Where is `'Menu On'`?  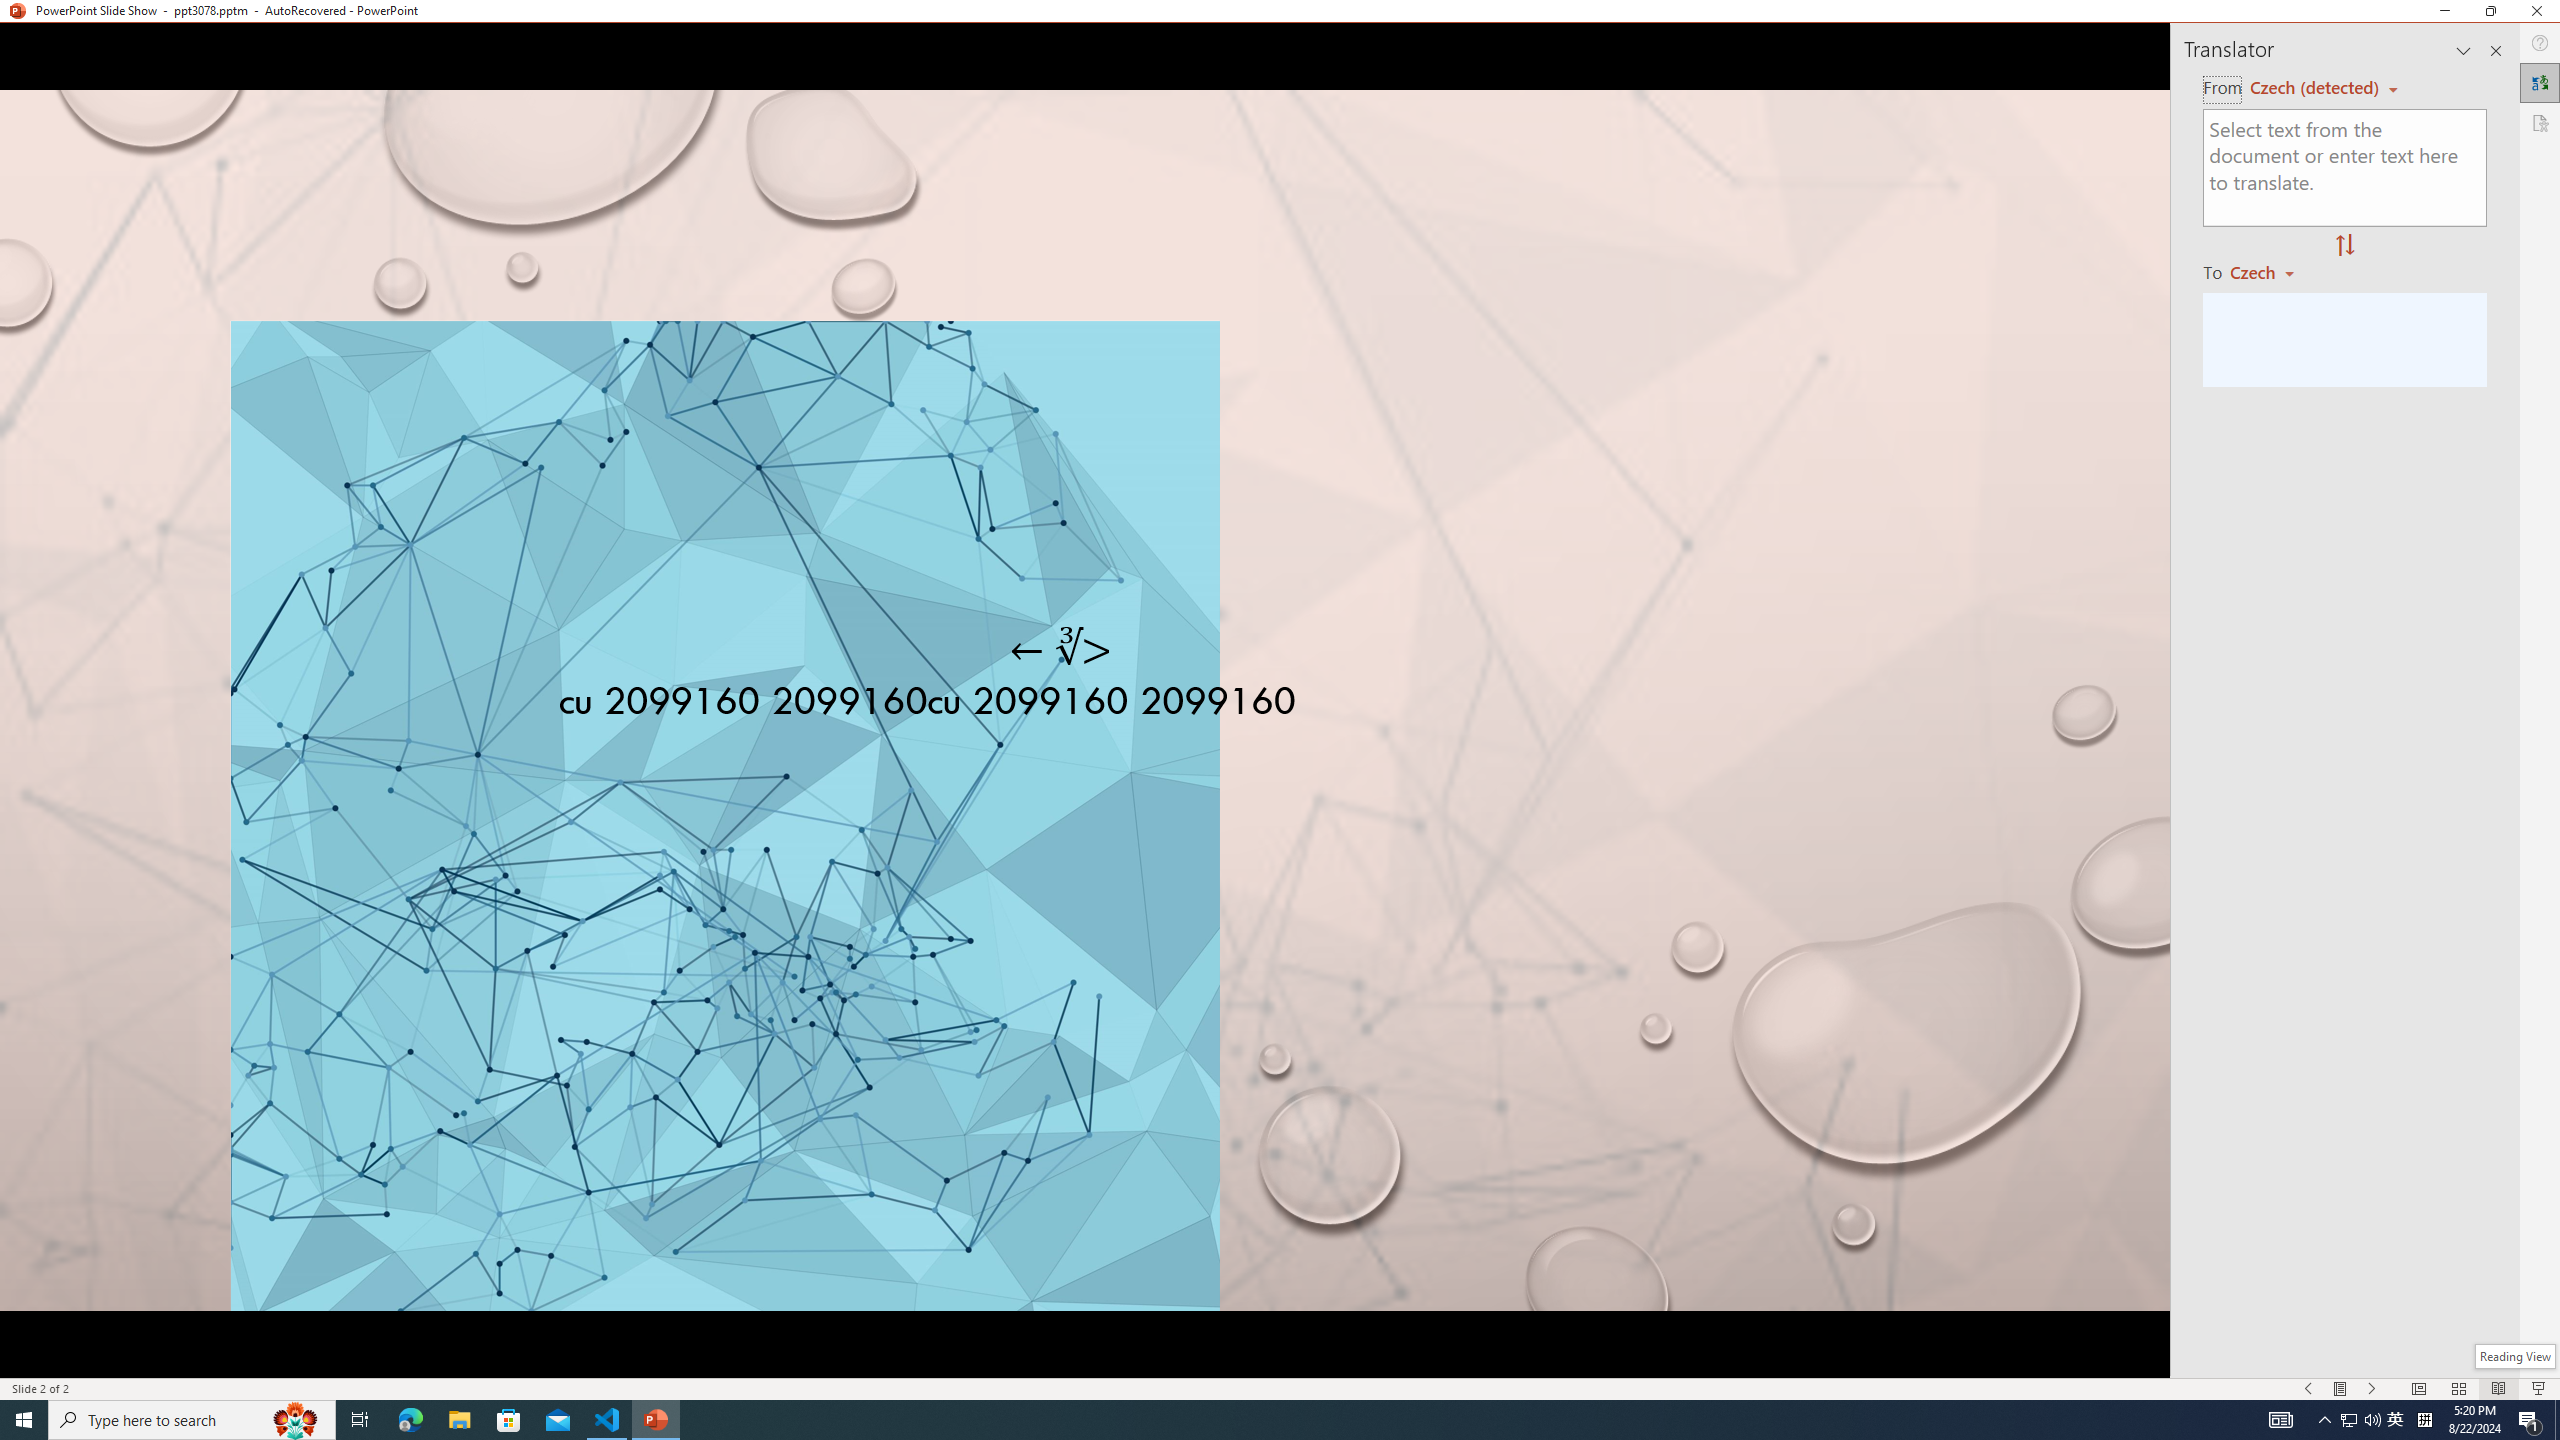
'Menu On' is located at coordinates (2340, 1389).